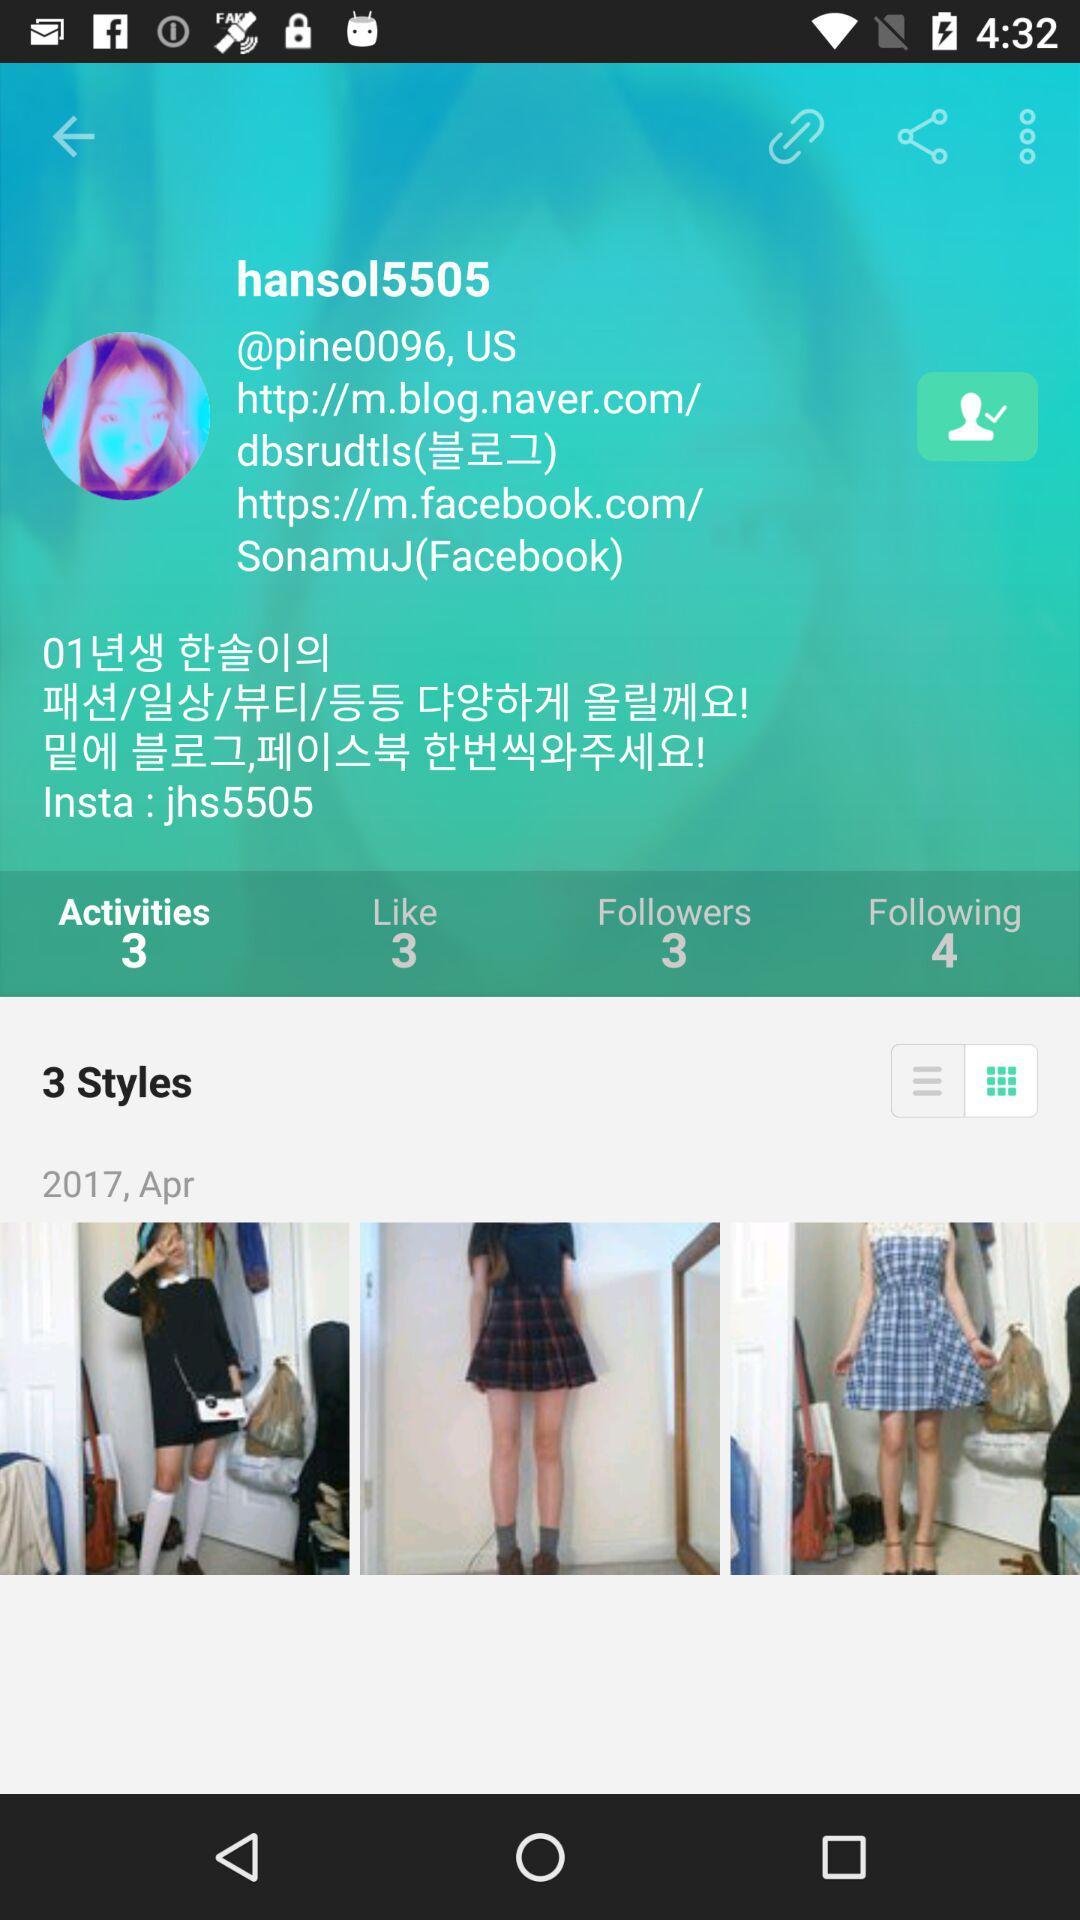 This screenshot has width=1080, height=1920. I want to click on image, so click(905, 1397).